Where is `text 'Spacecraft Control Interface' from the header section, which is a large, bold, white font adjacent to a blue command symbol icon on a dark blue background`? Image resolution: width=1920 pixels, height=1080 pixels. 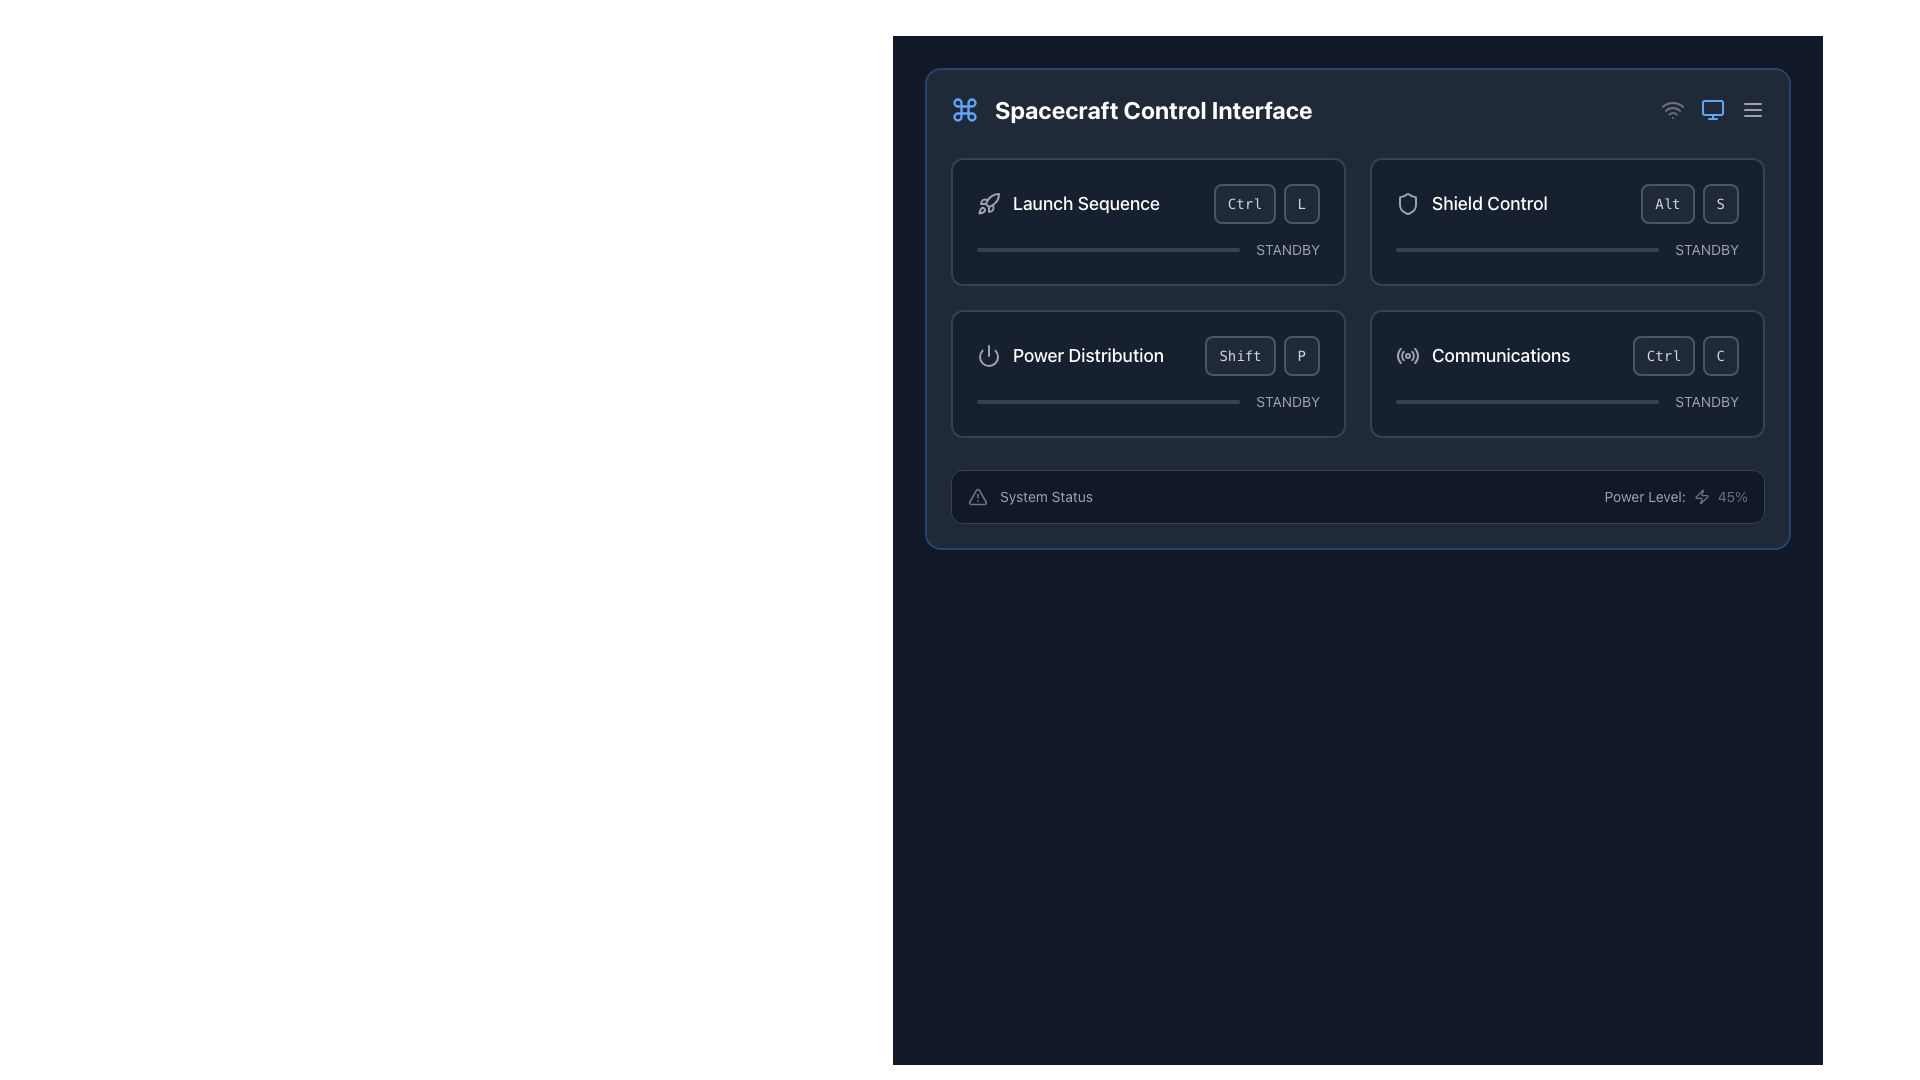 text 'Spacecraft Control Interface' from the header section, which is a large, bold, white font adjacent to a blue command symbol icon on a dark blue background is located at coordinates (1131, 110).